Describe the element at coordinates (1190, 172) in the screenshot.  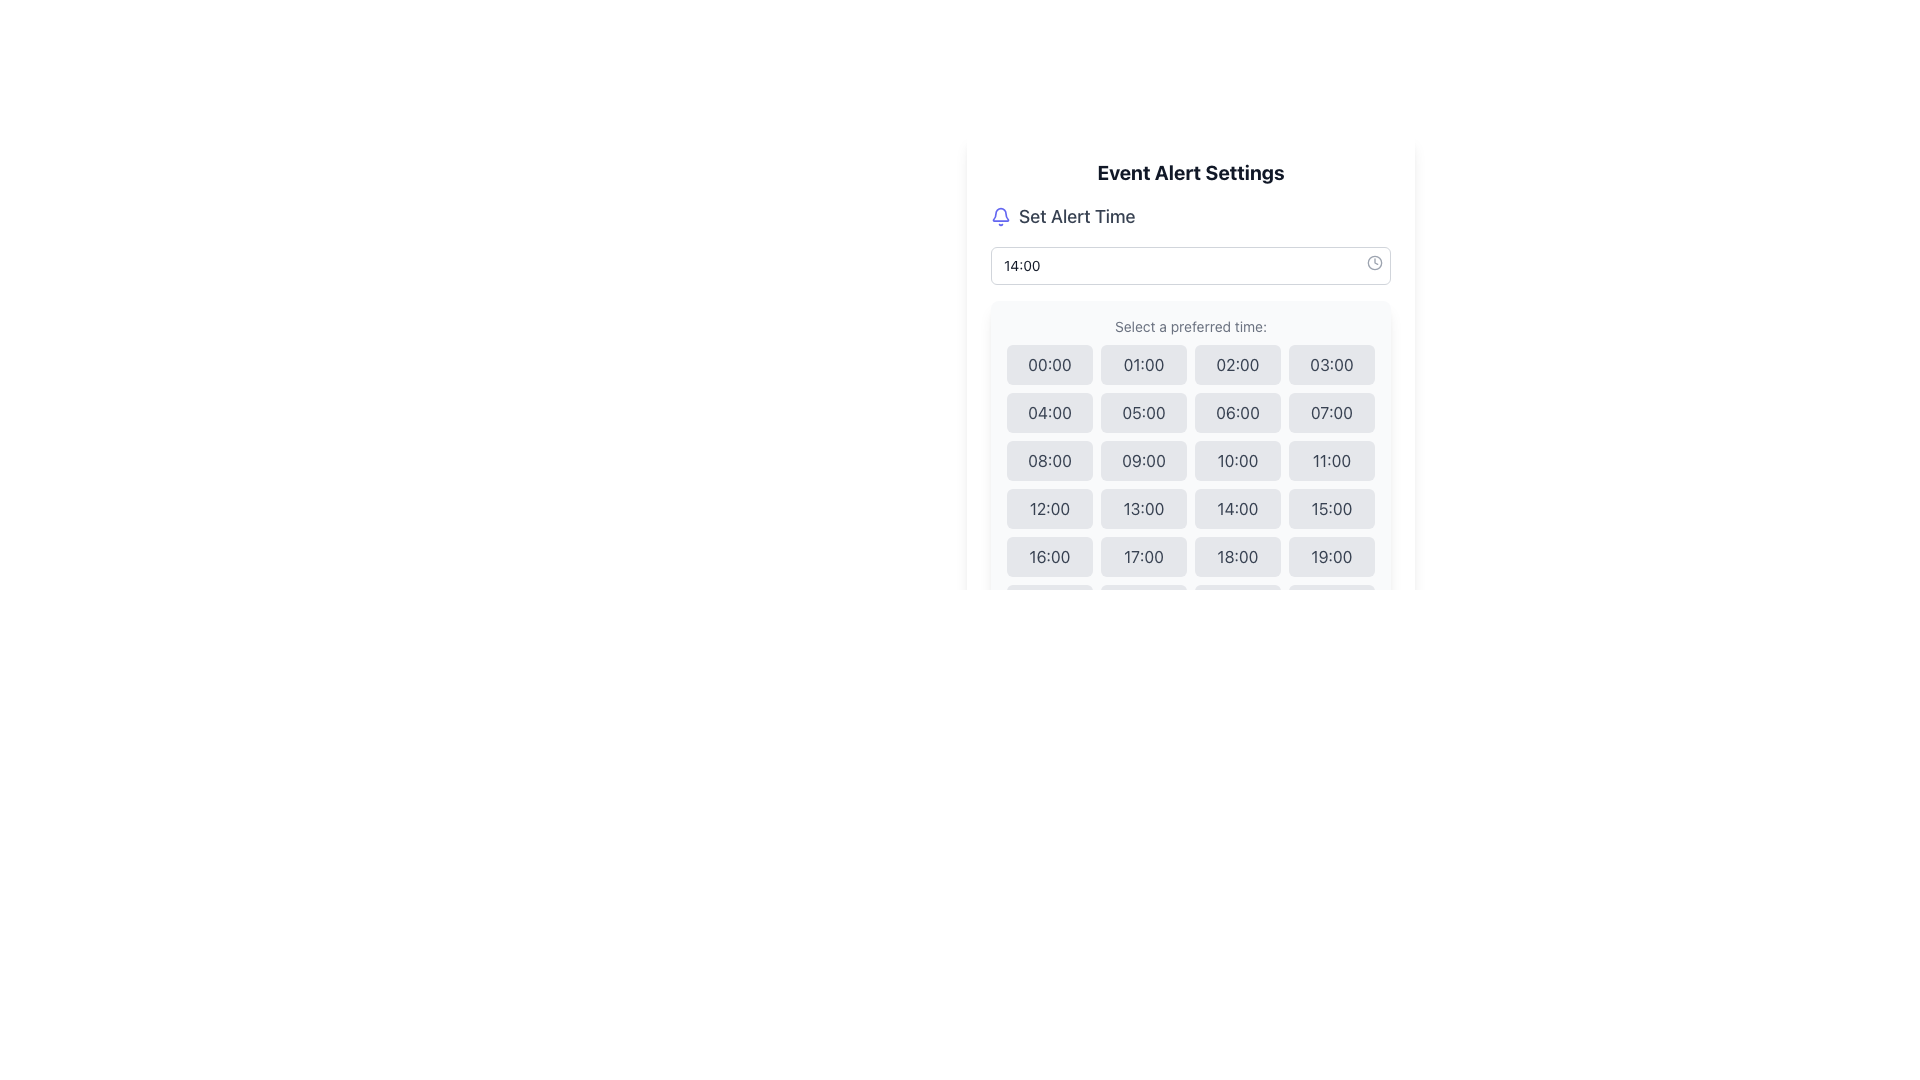
I see `the Text Header element that serves as a title for managing event alert settings, positioned at the top of the component above the 'Set Alert Time' section` at that location.